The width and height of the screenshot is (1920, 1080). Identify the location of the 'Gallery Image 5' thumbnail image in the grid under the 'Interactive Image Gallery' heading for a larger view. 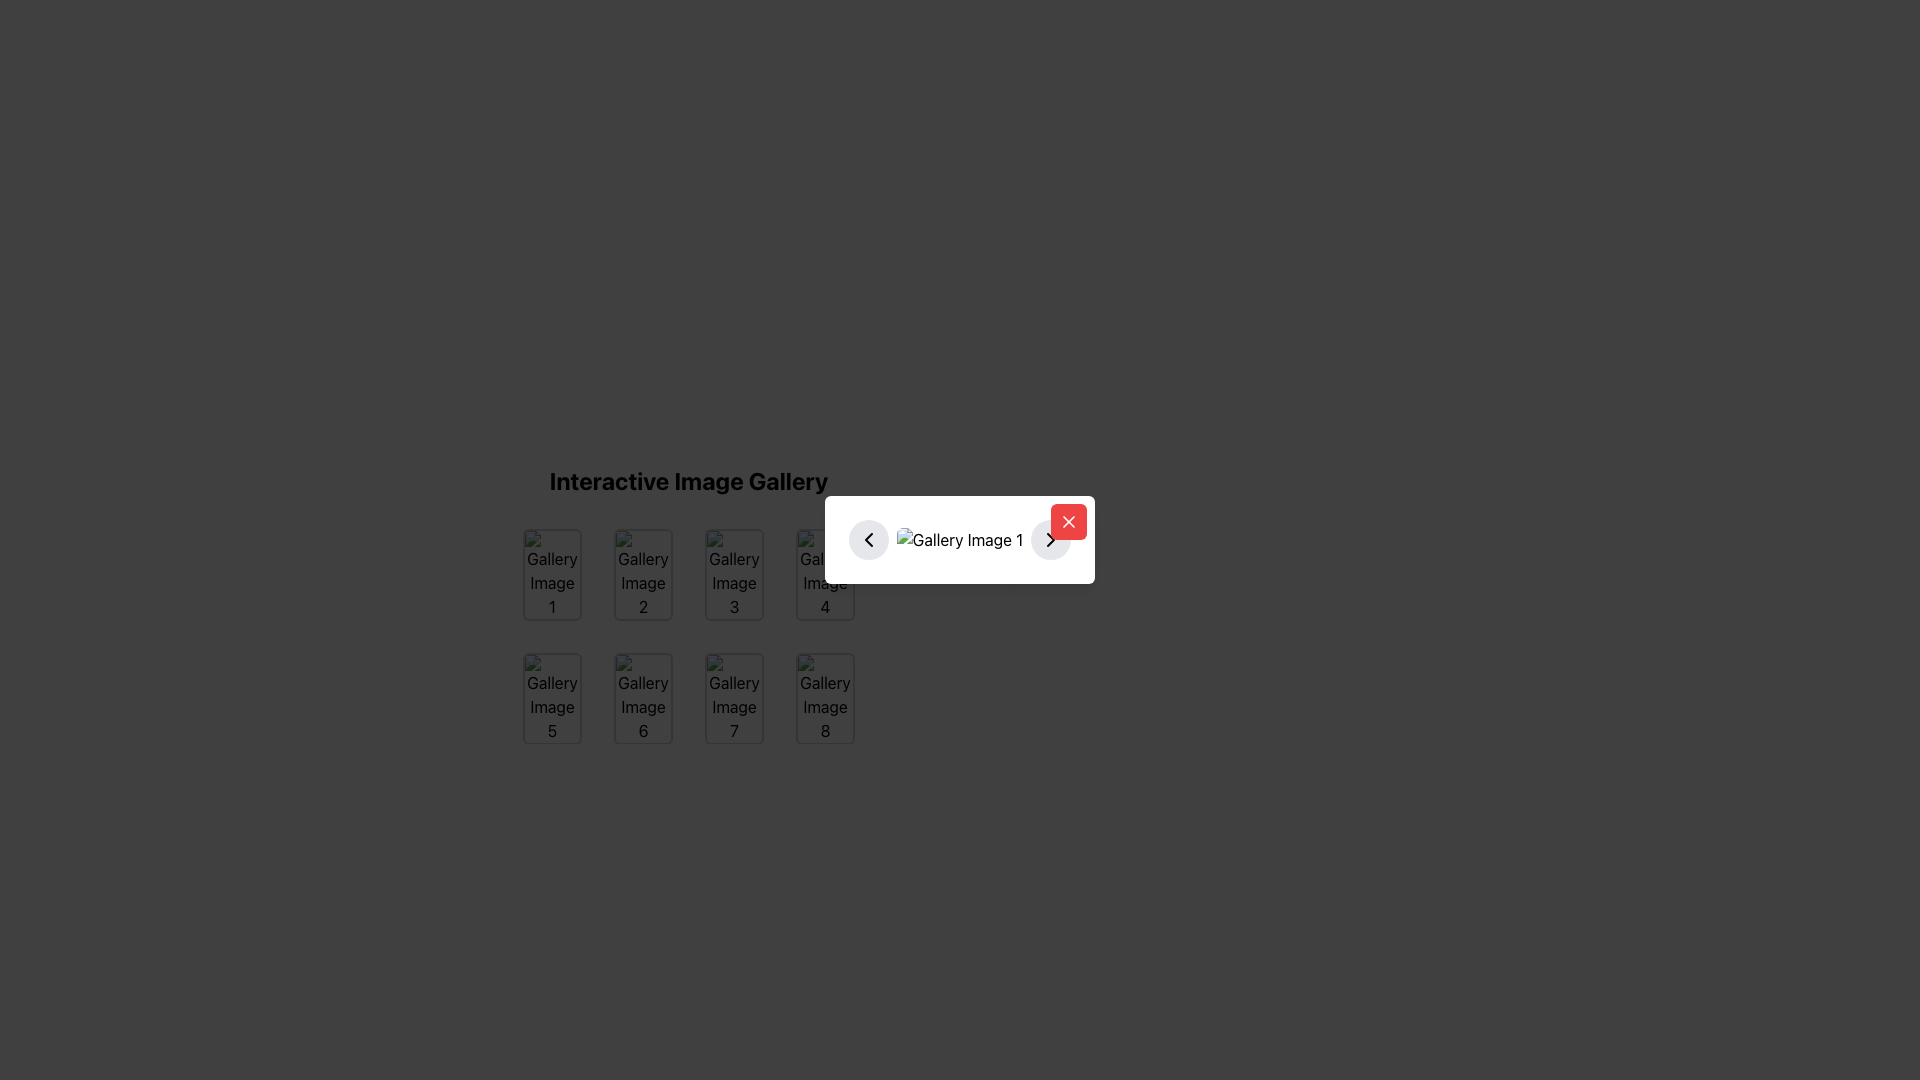
(552, 697).